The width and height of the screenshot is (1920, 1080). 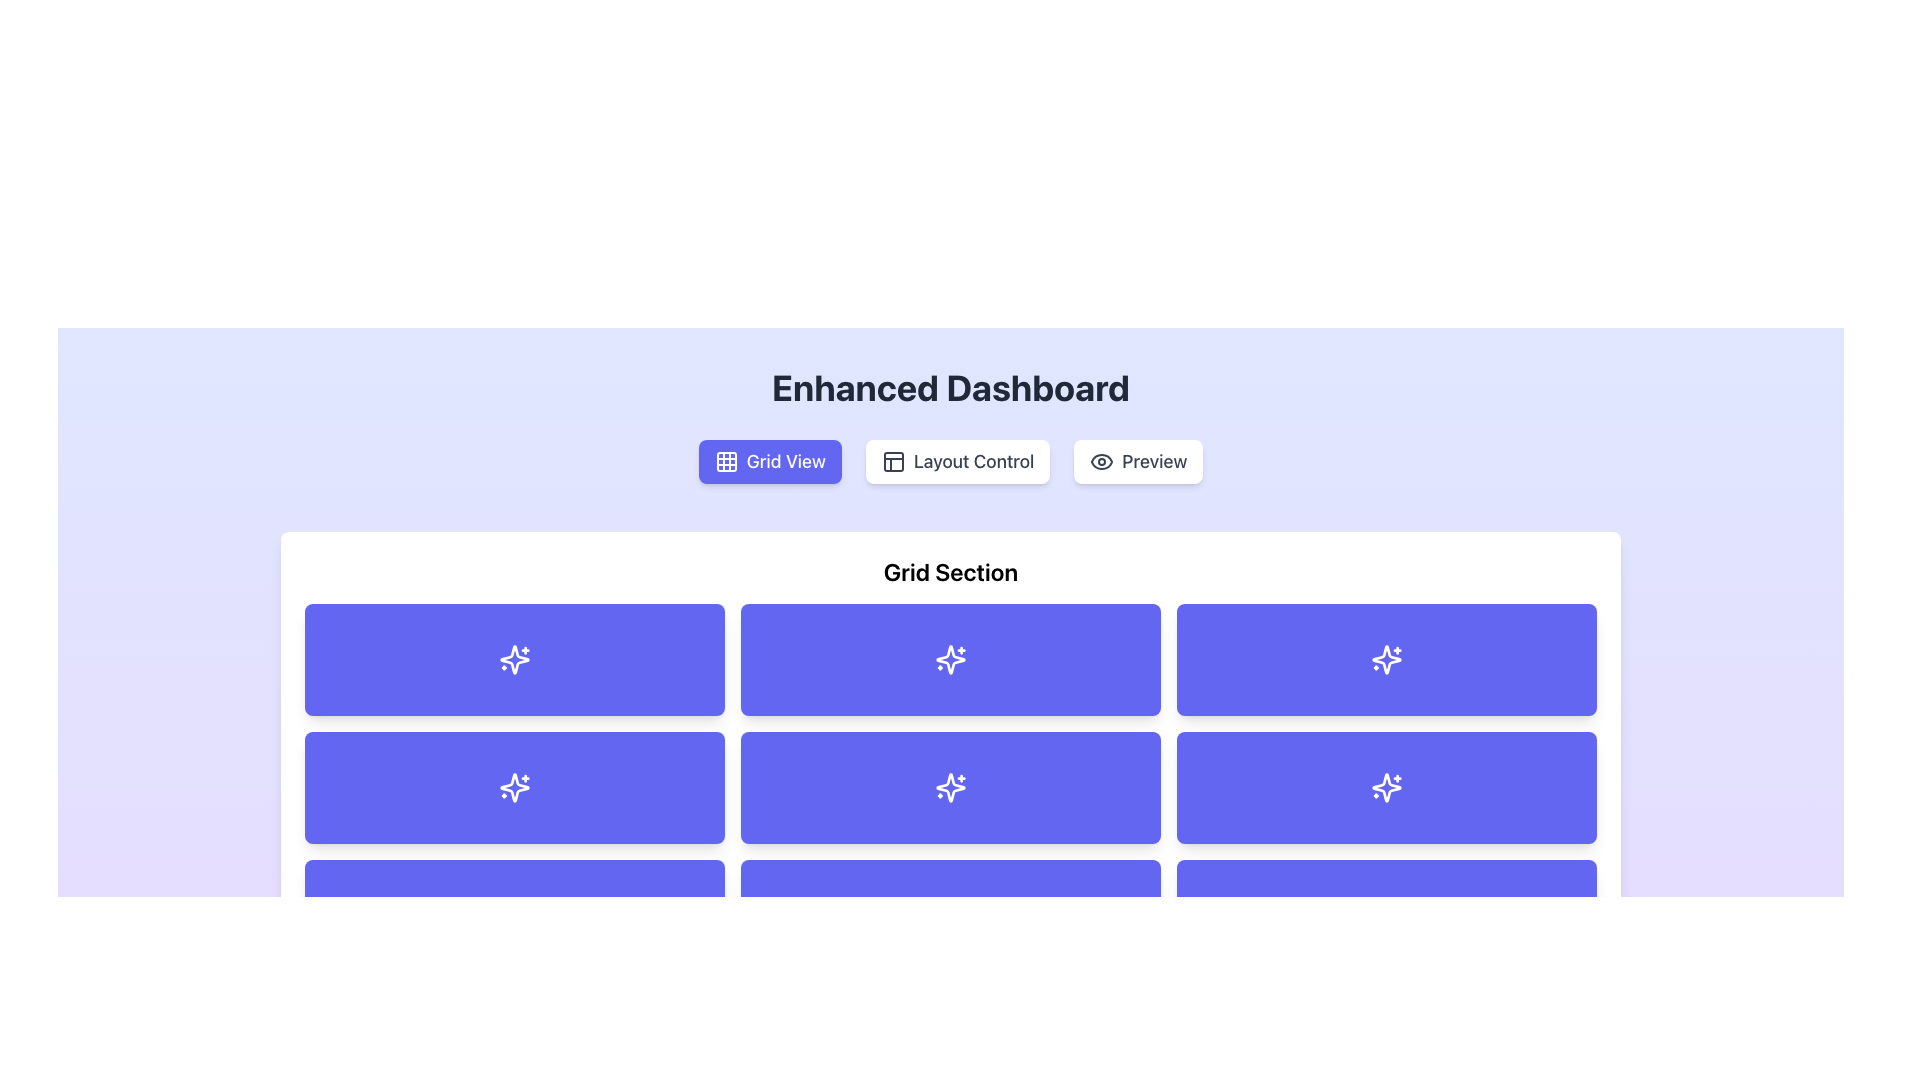 What do you see at coordinates (1101, 462) in the screenshot?
I see `the visual appearance of the eye icon within the 'Preview' button, which is located under the 'Enhanced Dashboard' header and to the right of the 'Layout Control' button` at bounding box center [1101, 462].